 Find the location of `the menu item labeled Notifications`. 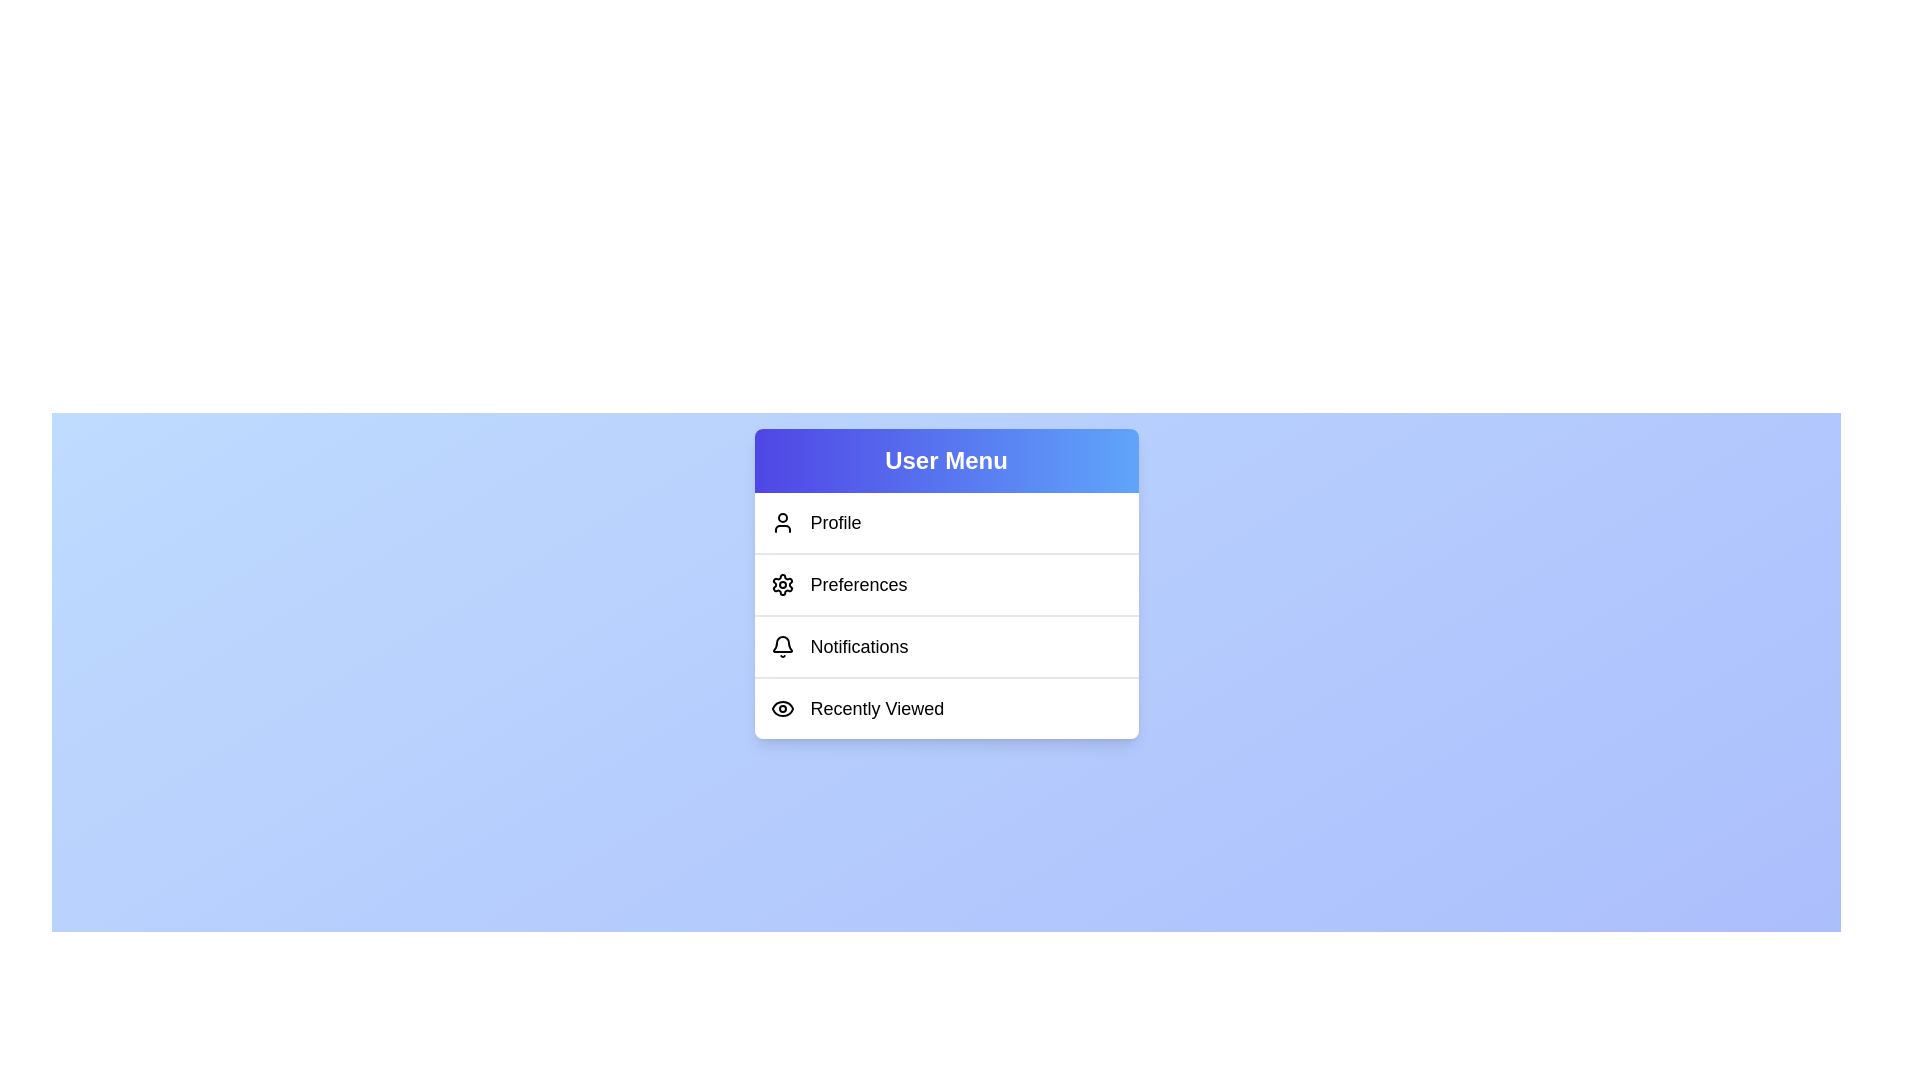

the menu item labeled Notifications is located at coordinates (945, 645).